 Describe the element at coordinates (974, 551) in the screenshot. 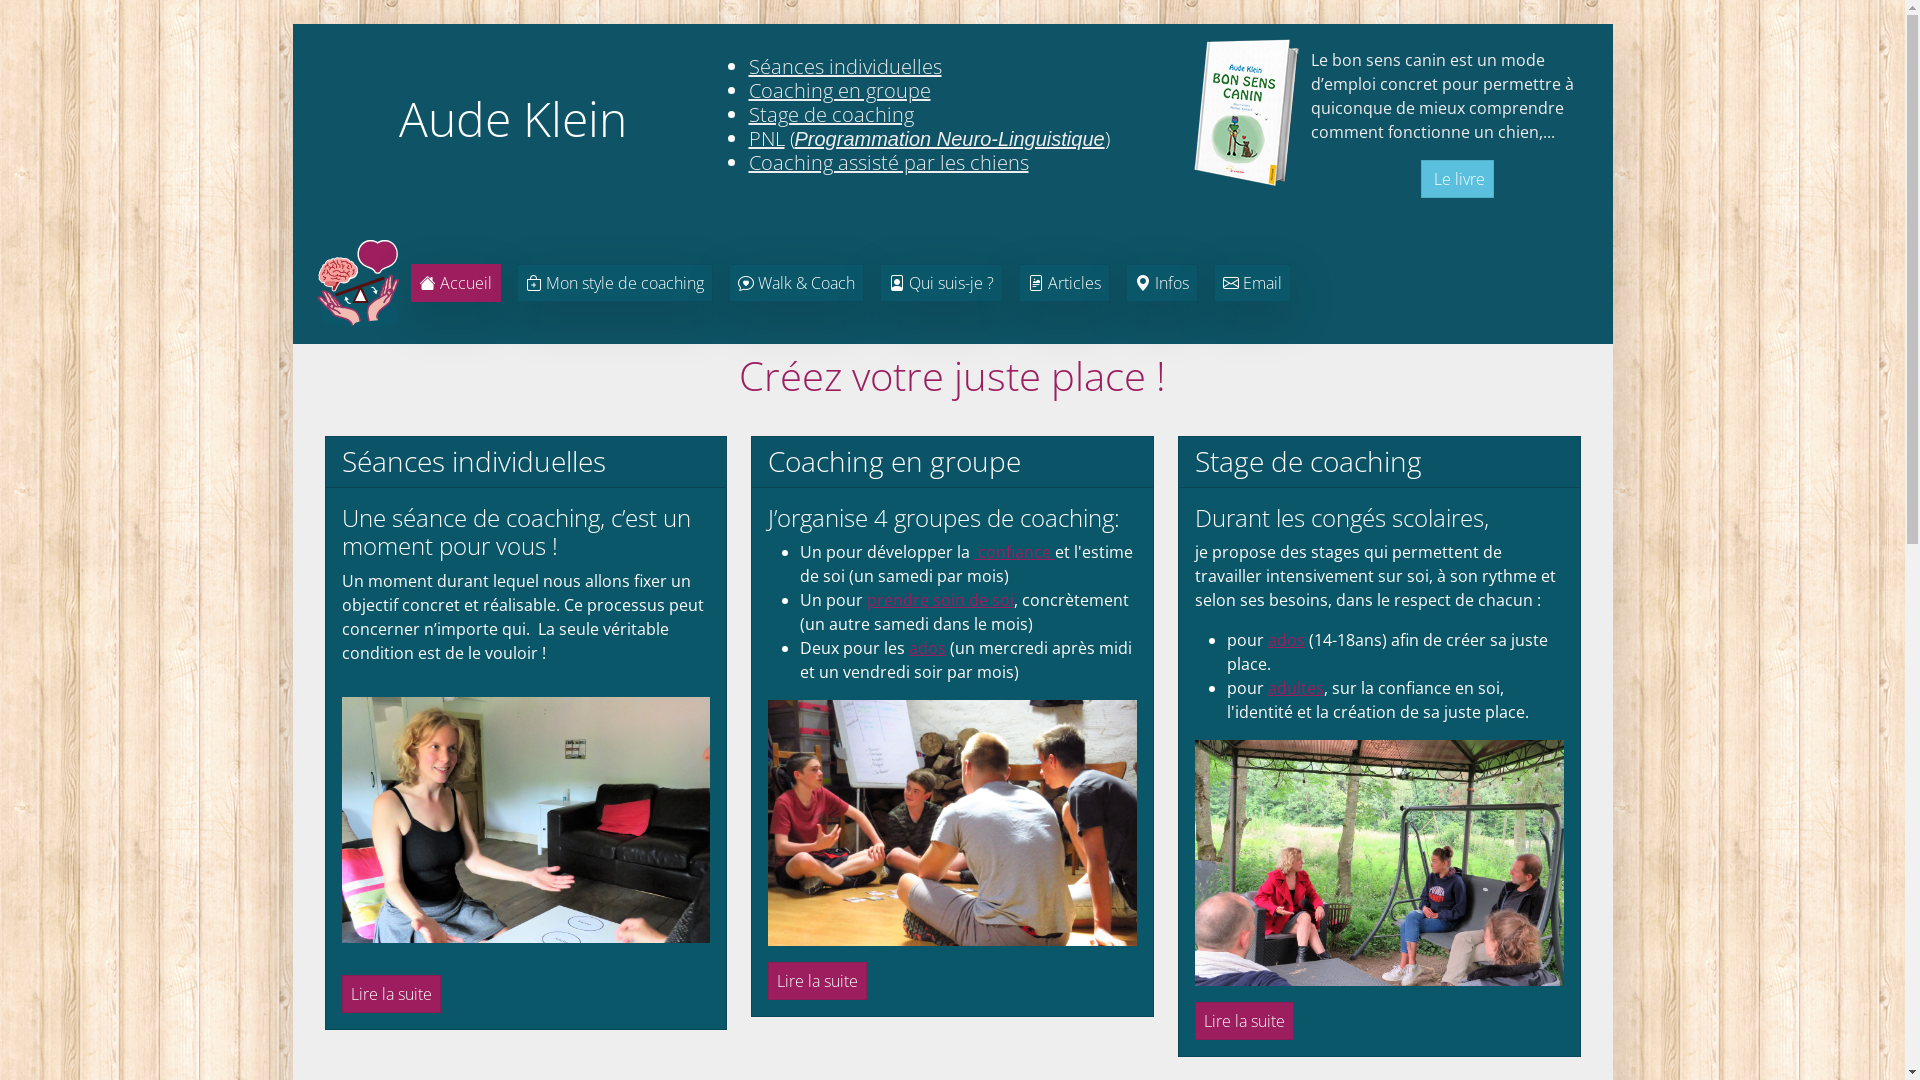

I see `'confiance'` at that location.